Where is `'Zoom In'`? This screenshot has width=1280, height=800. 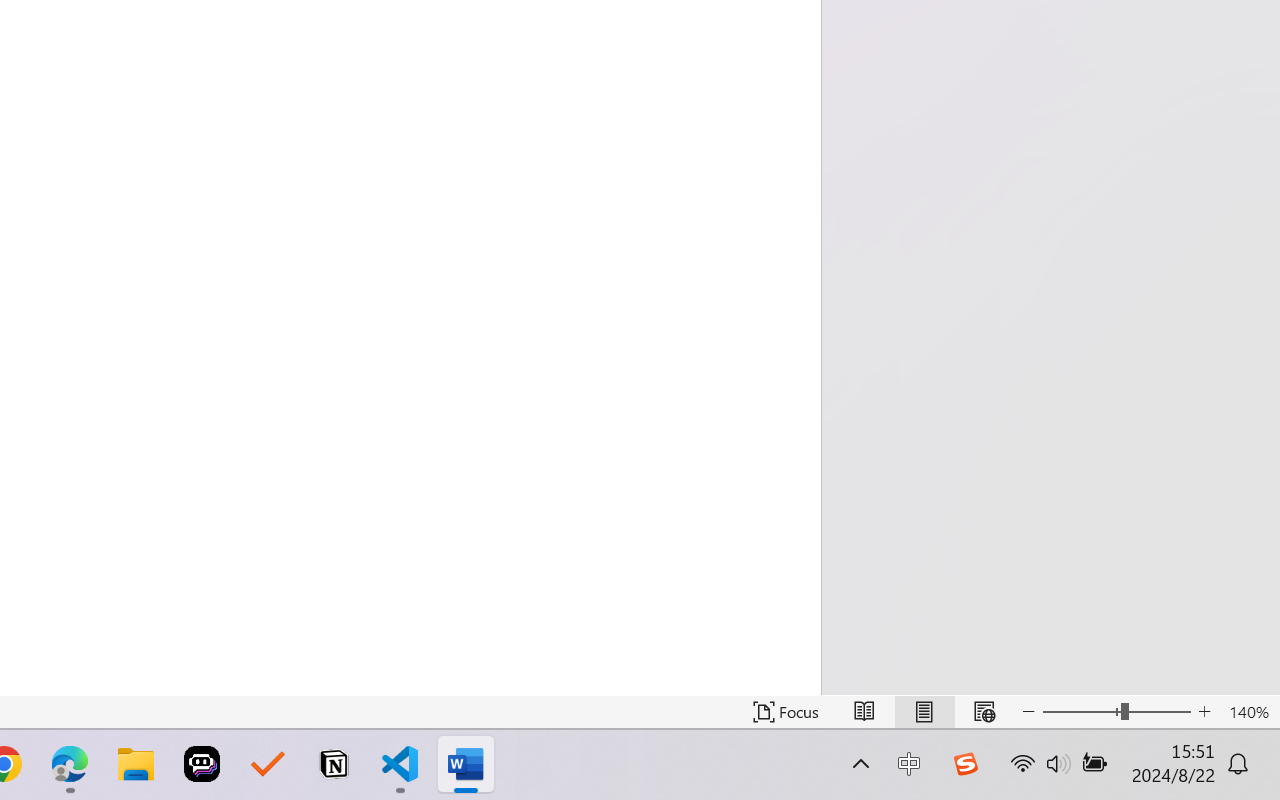
'Zoom In' is located at coordinates (1204, 711).